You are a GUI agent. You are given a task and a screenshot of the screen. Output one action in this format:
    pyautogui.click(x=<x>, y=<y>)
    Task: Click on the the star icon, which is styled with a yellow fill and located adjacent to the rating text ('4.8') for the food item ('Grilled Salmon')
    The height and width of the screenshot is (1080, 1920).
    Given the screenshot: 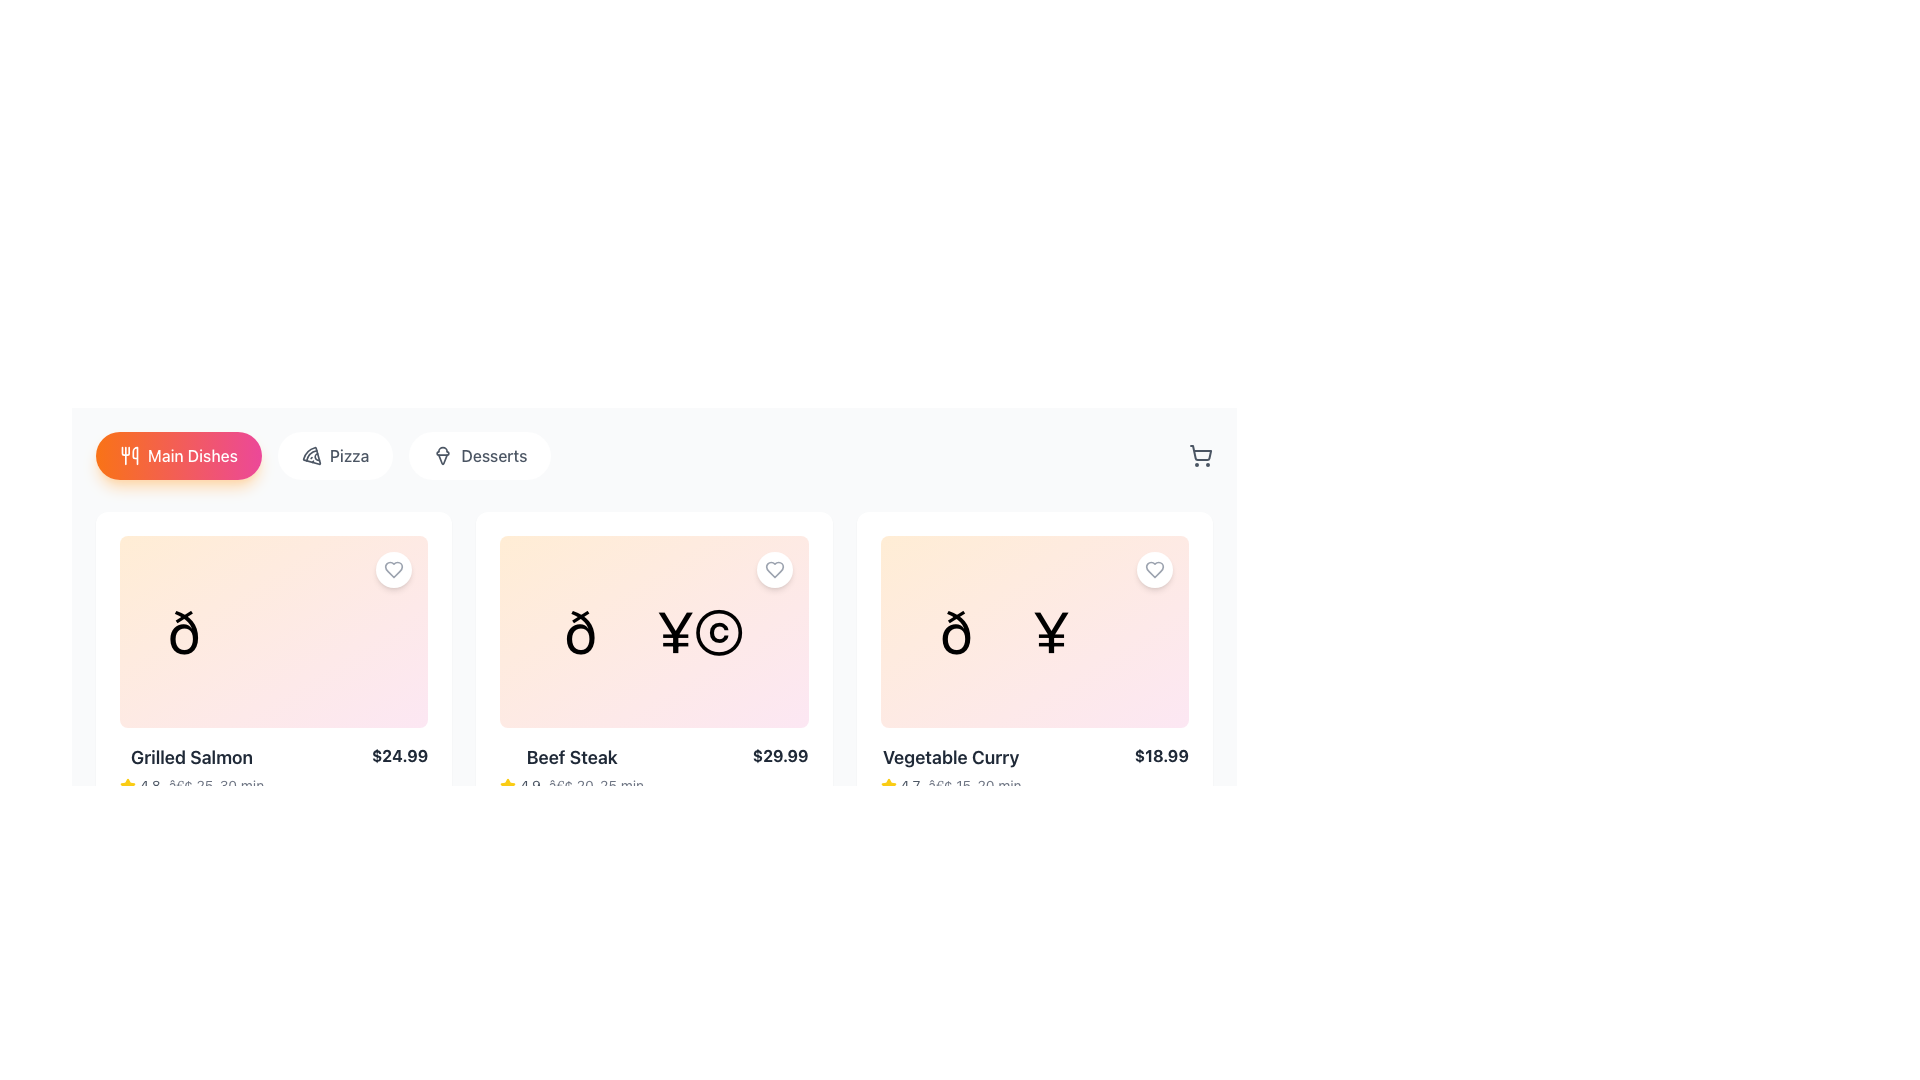 What is the action you would take?
    pyautogui.click(x=127, y=785)
    